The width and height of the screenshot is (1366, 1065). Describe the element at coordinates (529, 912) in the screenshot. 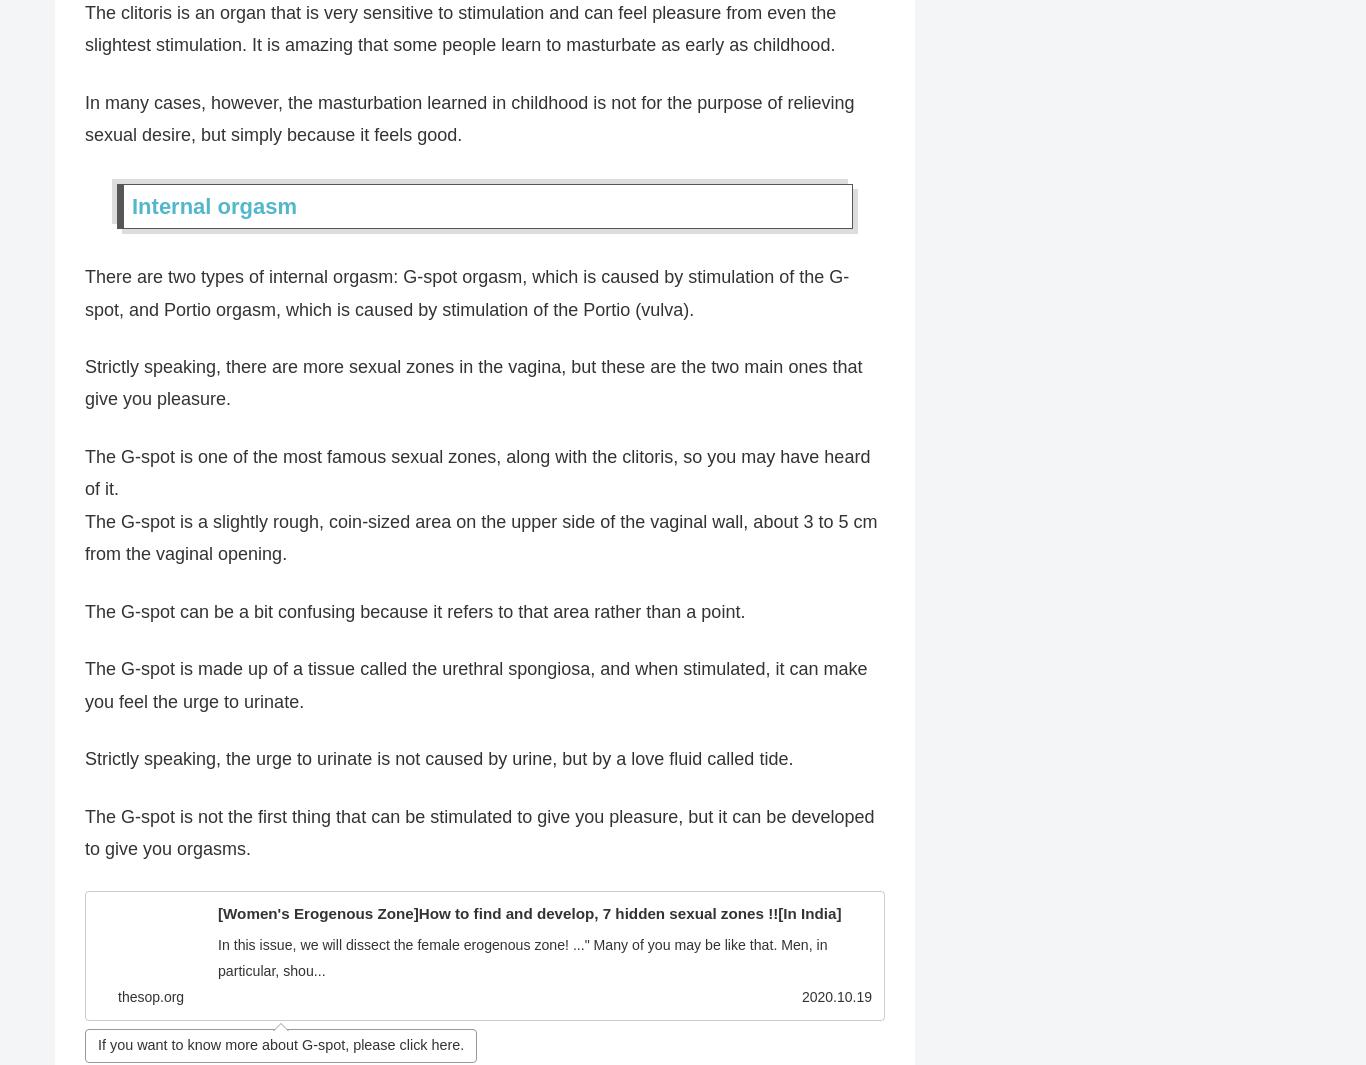

I see `'[Women's Erogenous Zone]How to find and develop, 7 hidden sexual zones !![In India]'` at that location.